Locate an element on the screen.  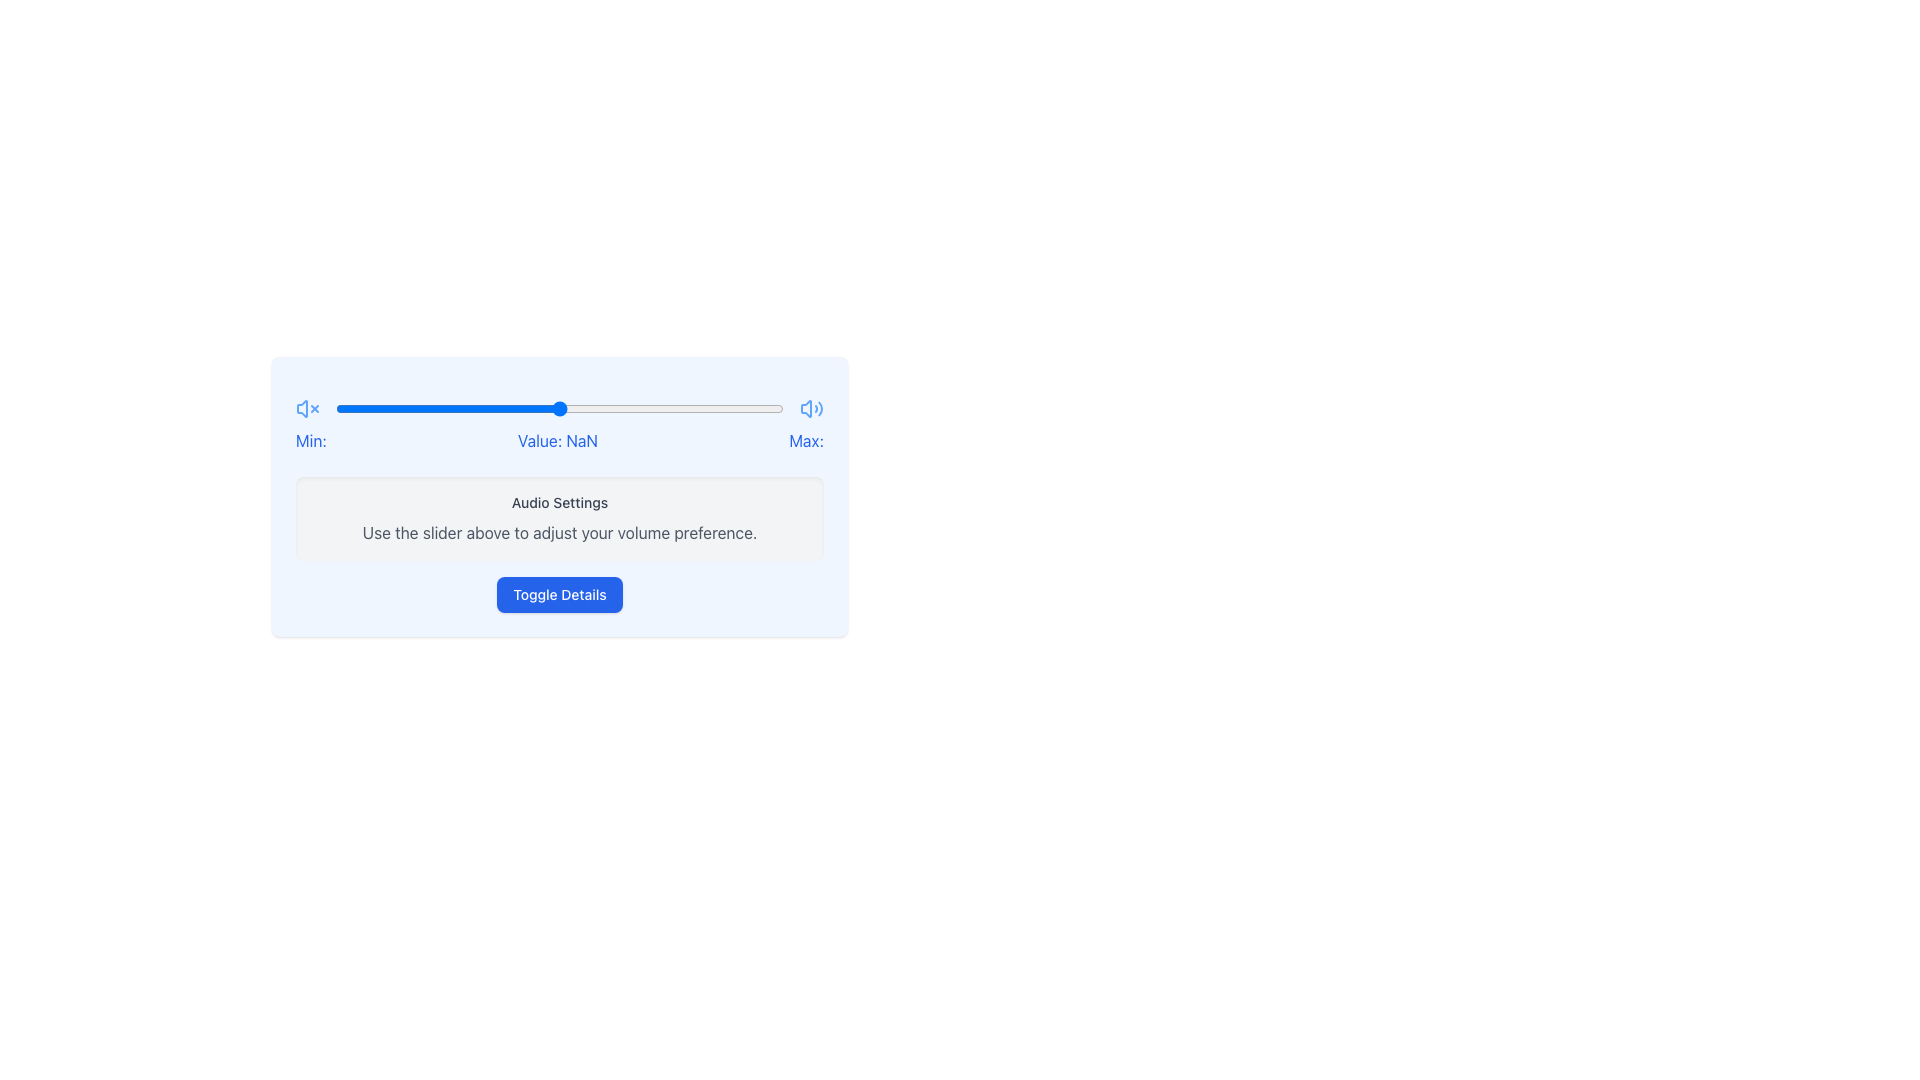
the slider is located at coordinates (345, 407).